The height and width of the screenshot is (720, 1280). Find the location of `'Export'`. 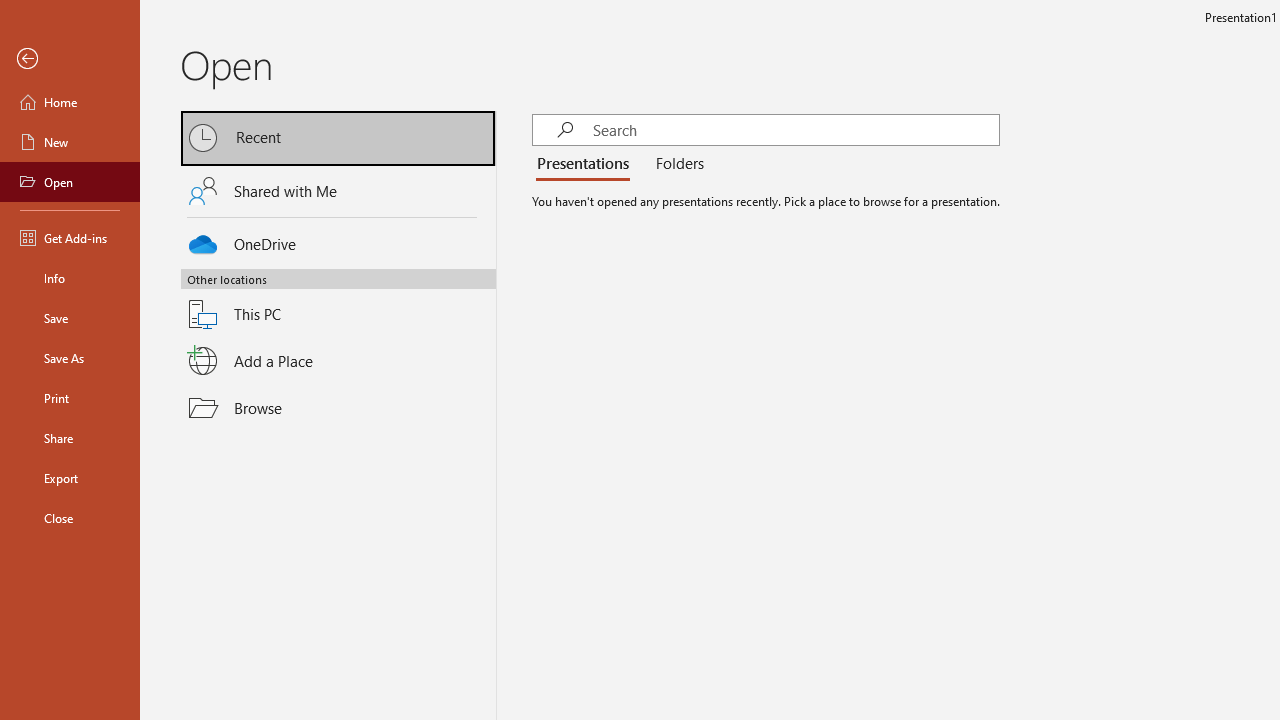

'Export' is located at coordinates (69, 478).